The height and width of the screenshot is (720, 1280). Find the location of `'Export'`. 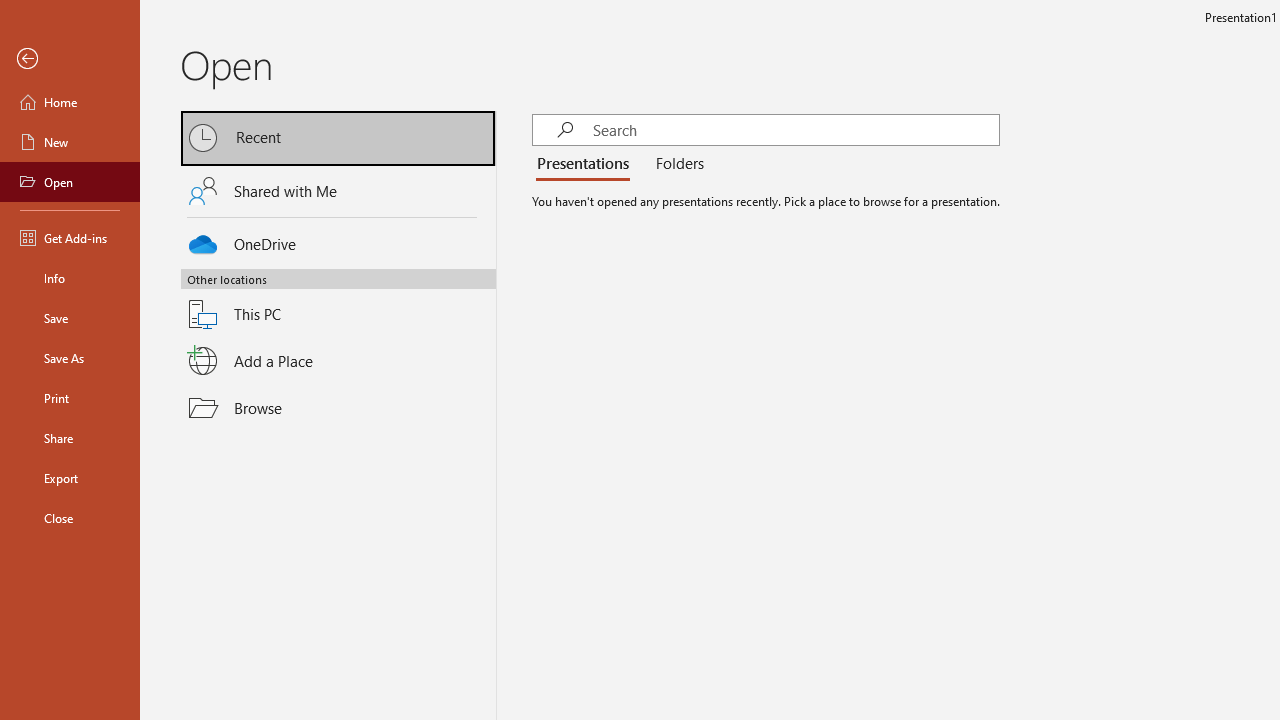

'Export' is located at coordinates (69, 478).